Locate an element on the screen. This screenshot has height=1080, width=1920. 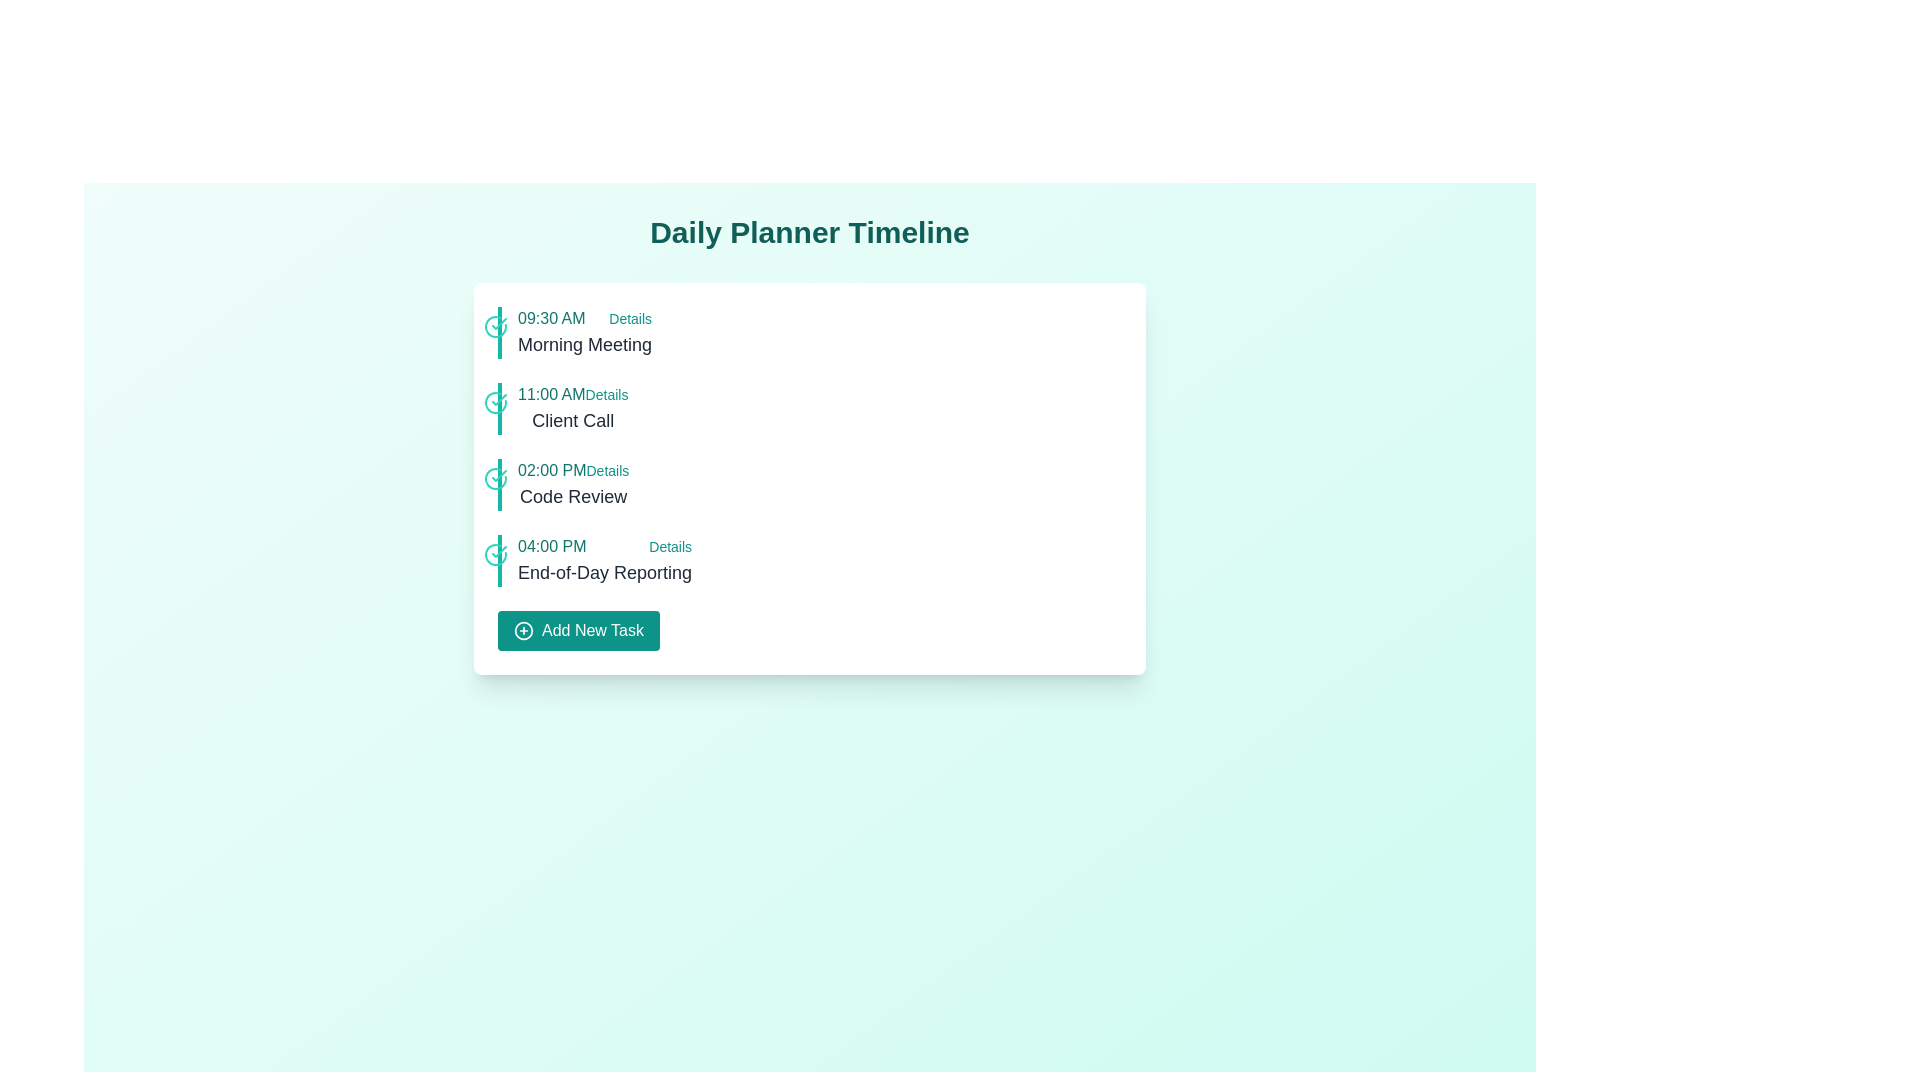
the circular icon with a plus sign, which is styled with a teal stroke and located next to the 'Add New Task' text in a green button at the bottom of the main task list is located at coordinates (523, 631).